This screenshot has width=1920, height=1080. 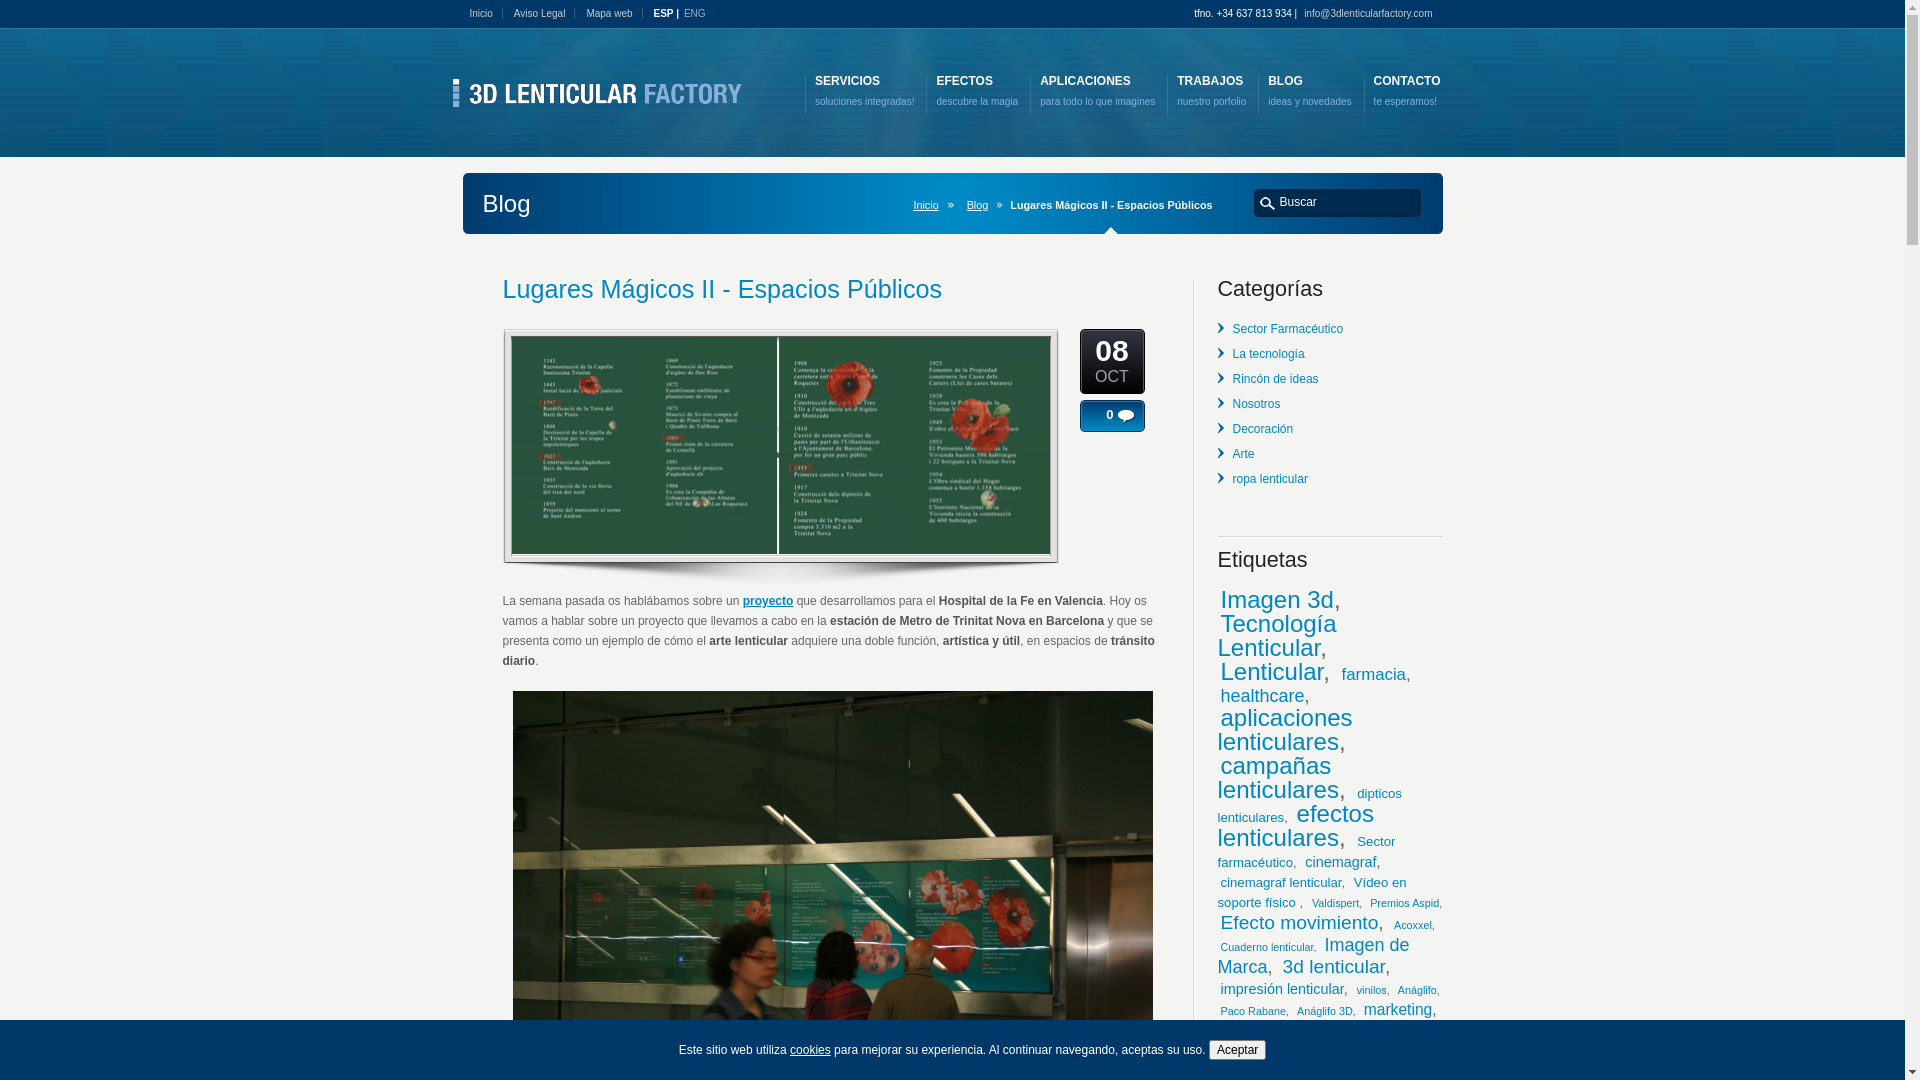 What do you see at coordinates (977, 91) in the screenshot?
I see `'EFECTOS` at bounding box center [977, 91].